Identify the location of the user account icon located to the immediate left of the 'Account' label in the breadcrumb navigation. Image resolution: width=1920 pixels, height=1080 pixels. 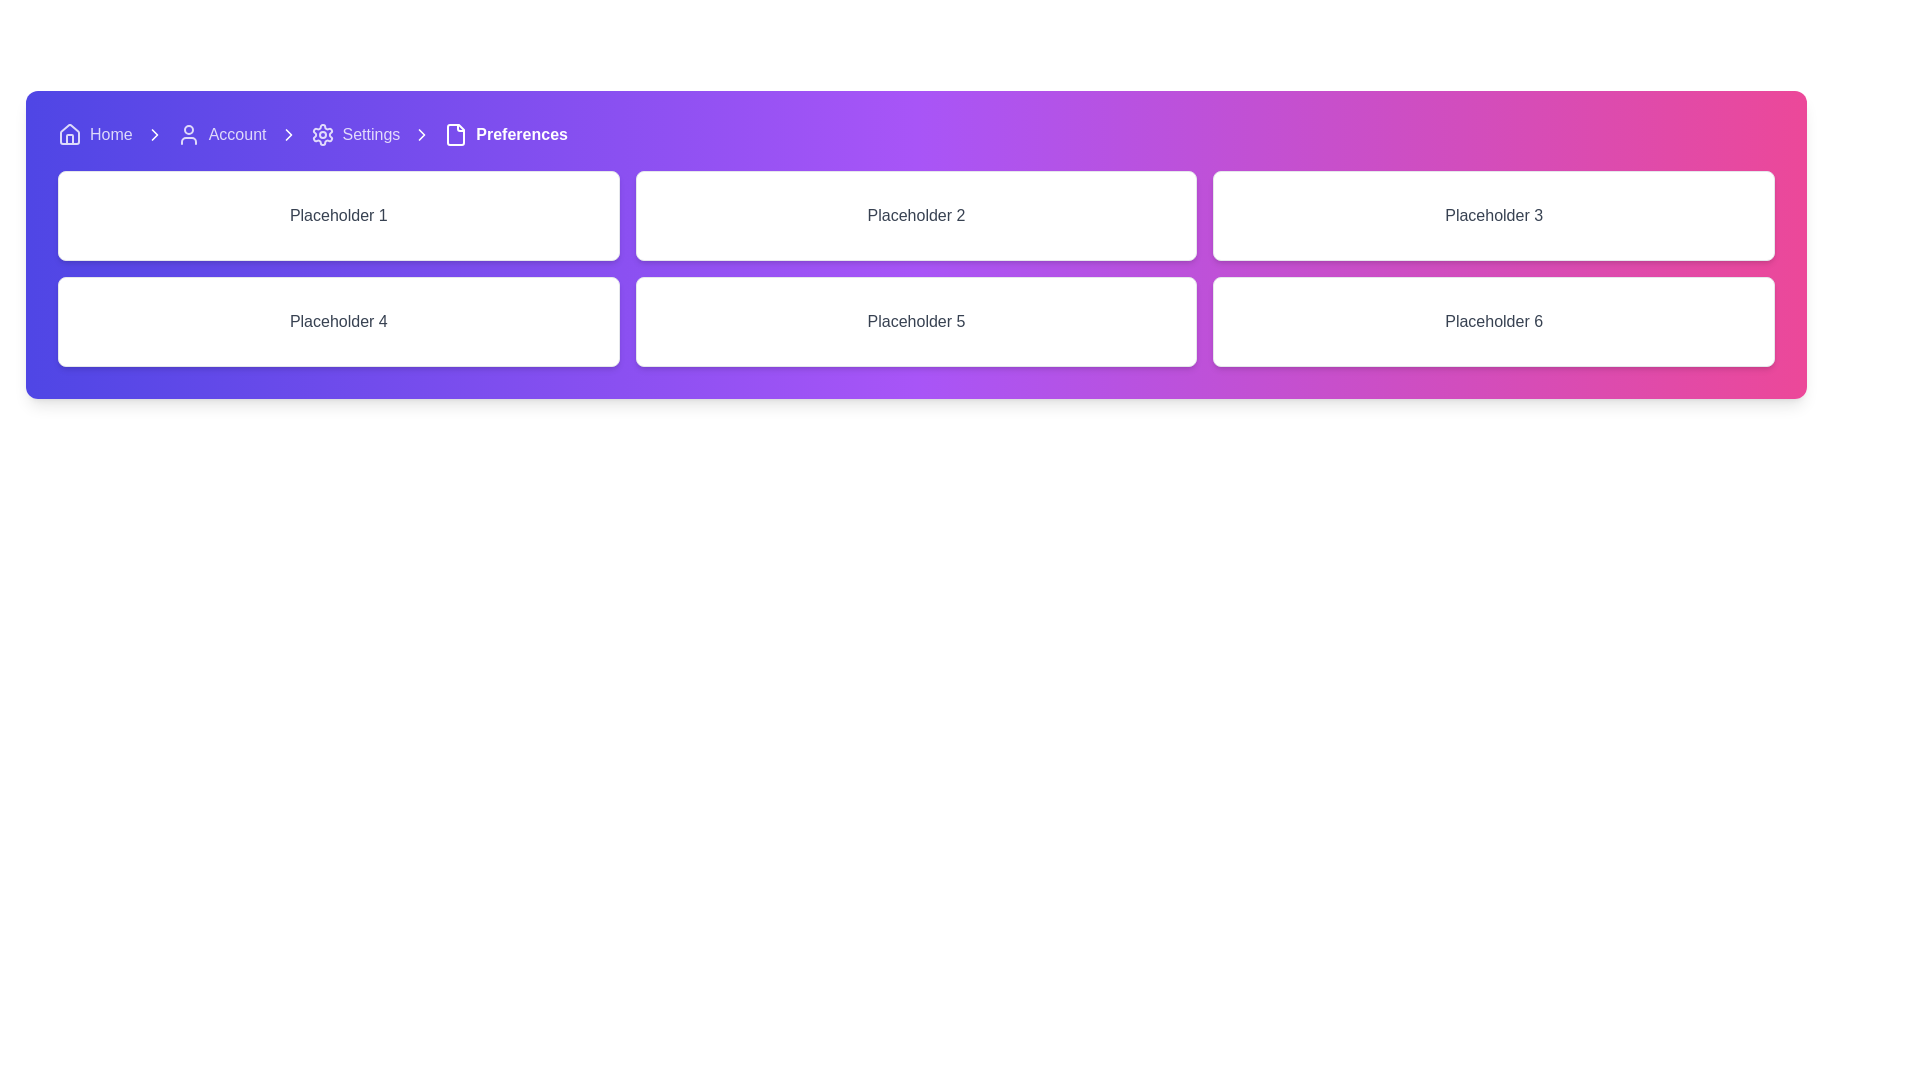
(188, 135).